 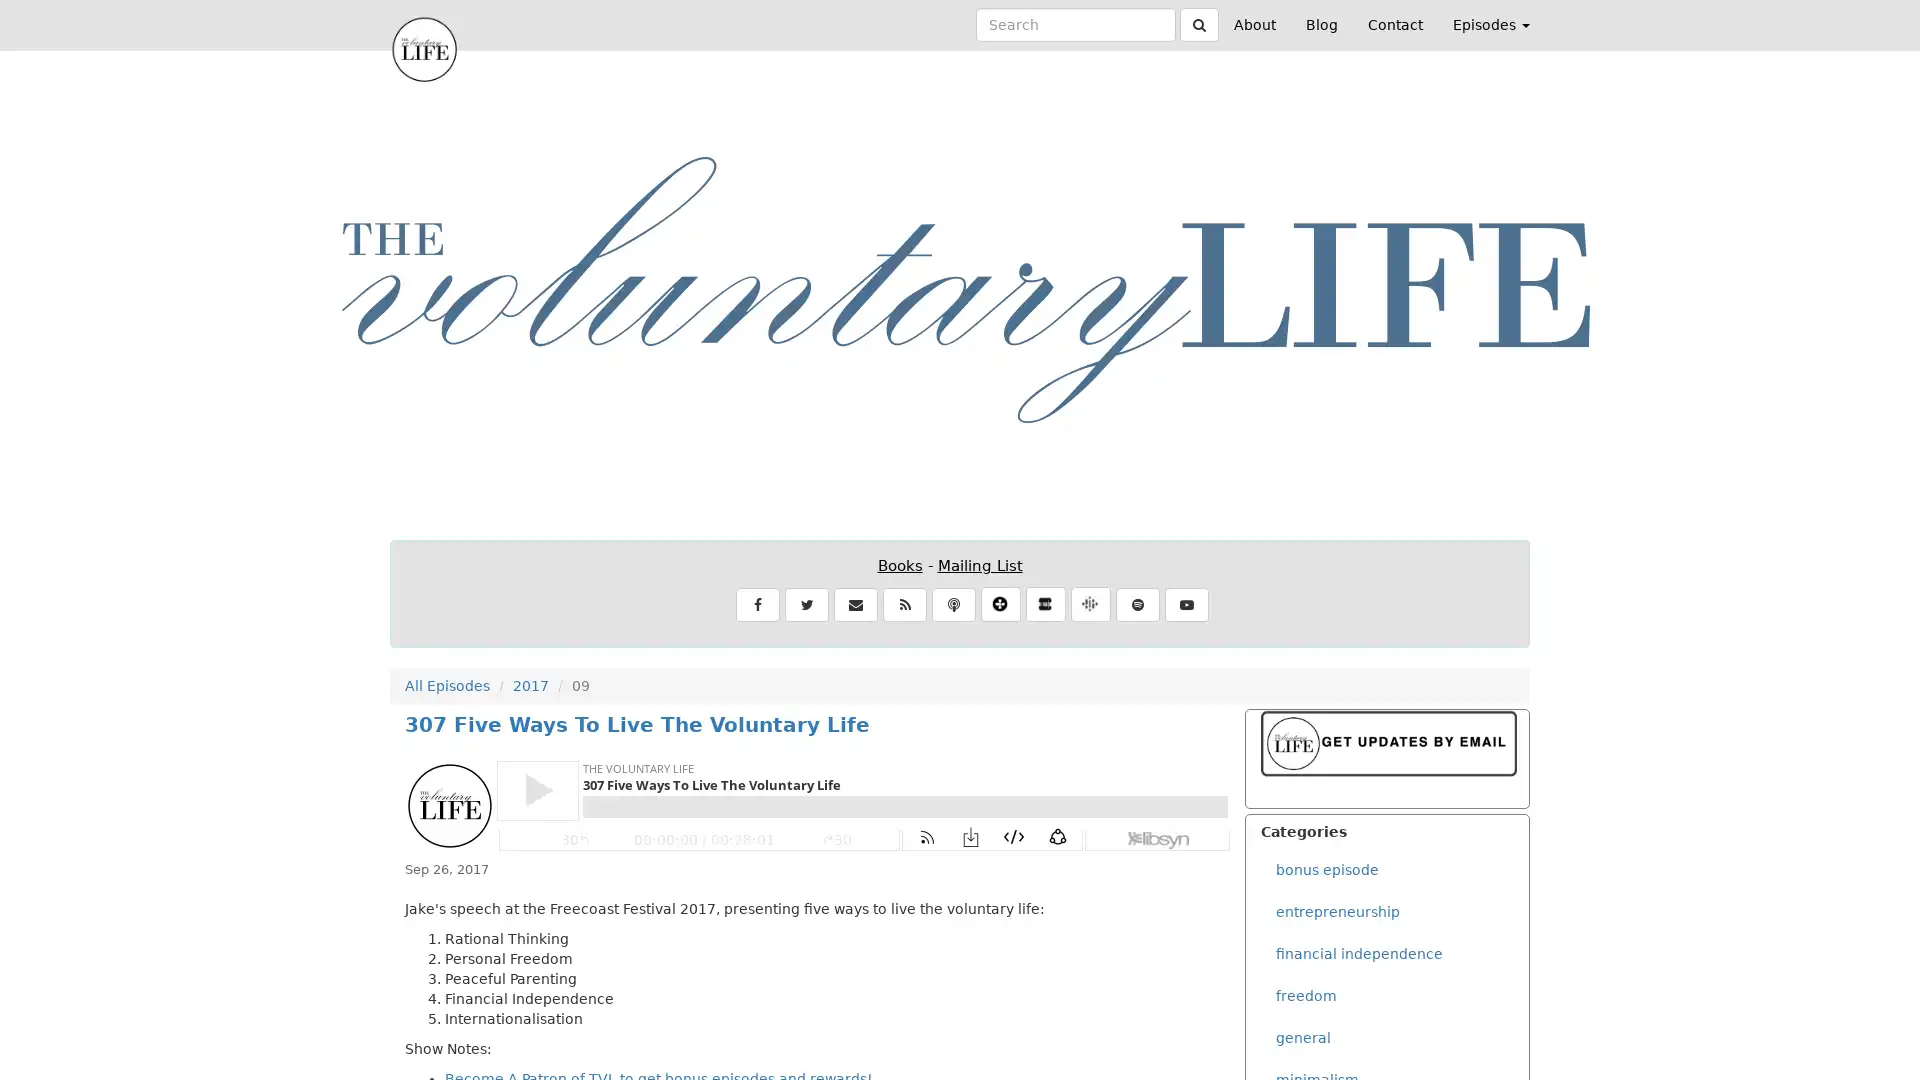 What do you see at coordinates (1199, 24) in the screenshot?
I see `Click to submit search` at bounding box center [1199, 24].